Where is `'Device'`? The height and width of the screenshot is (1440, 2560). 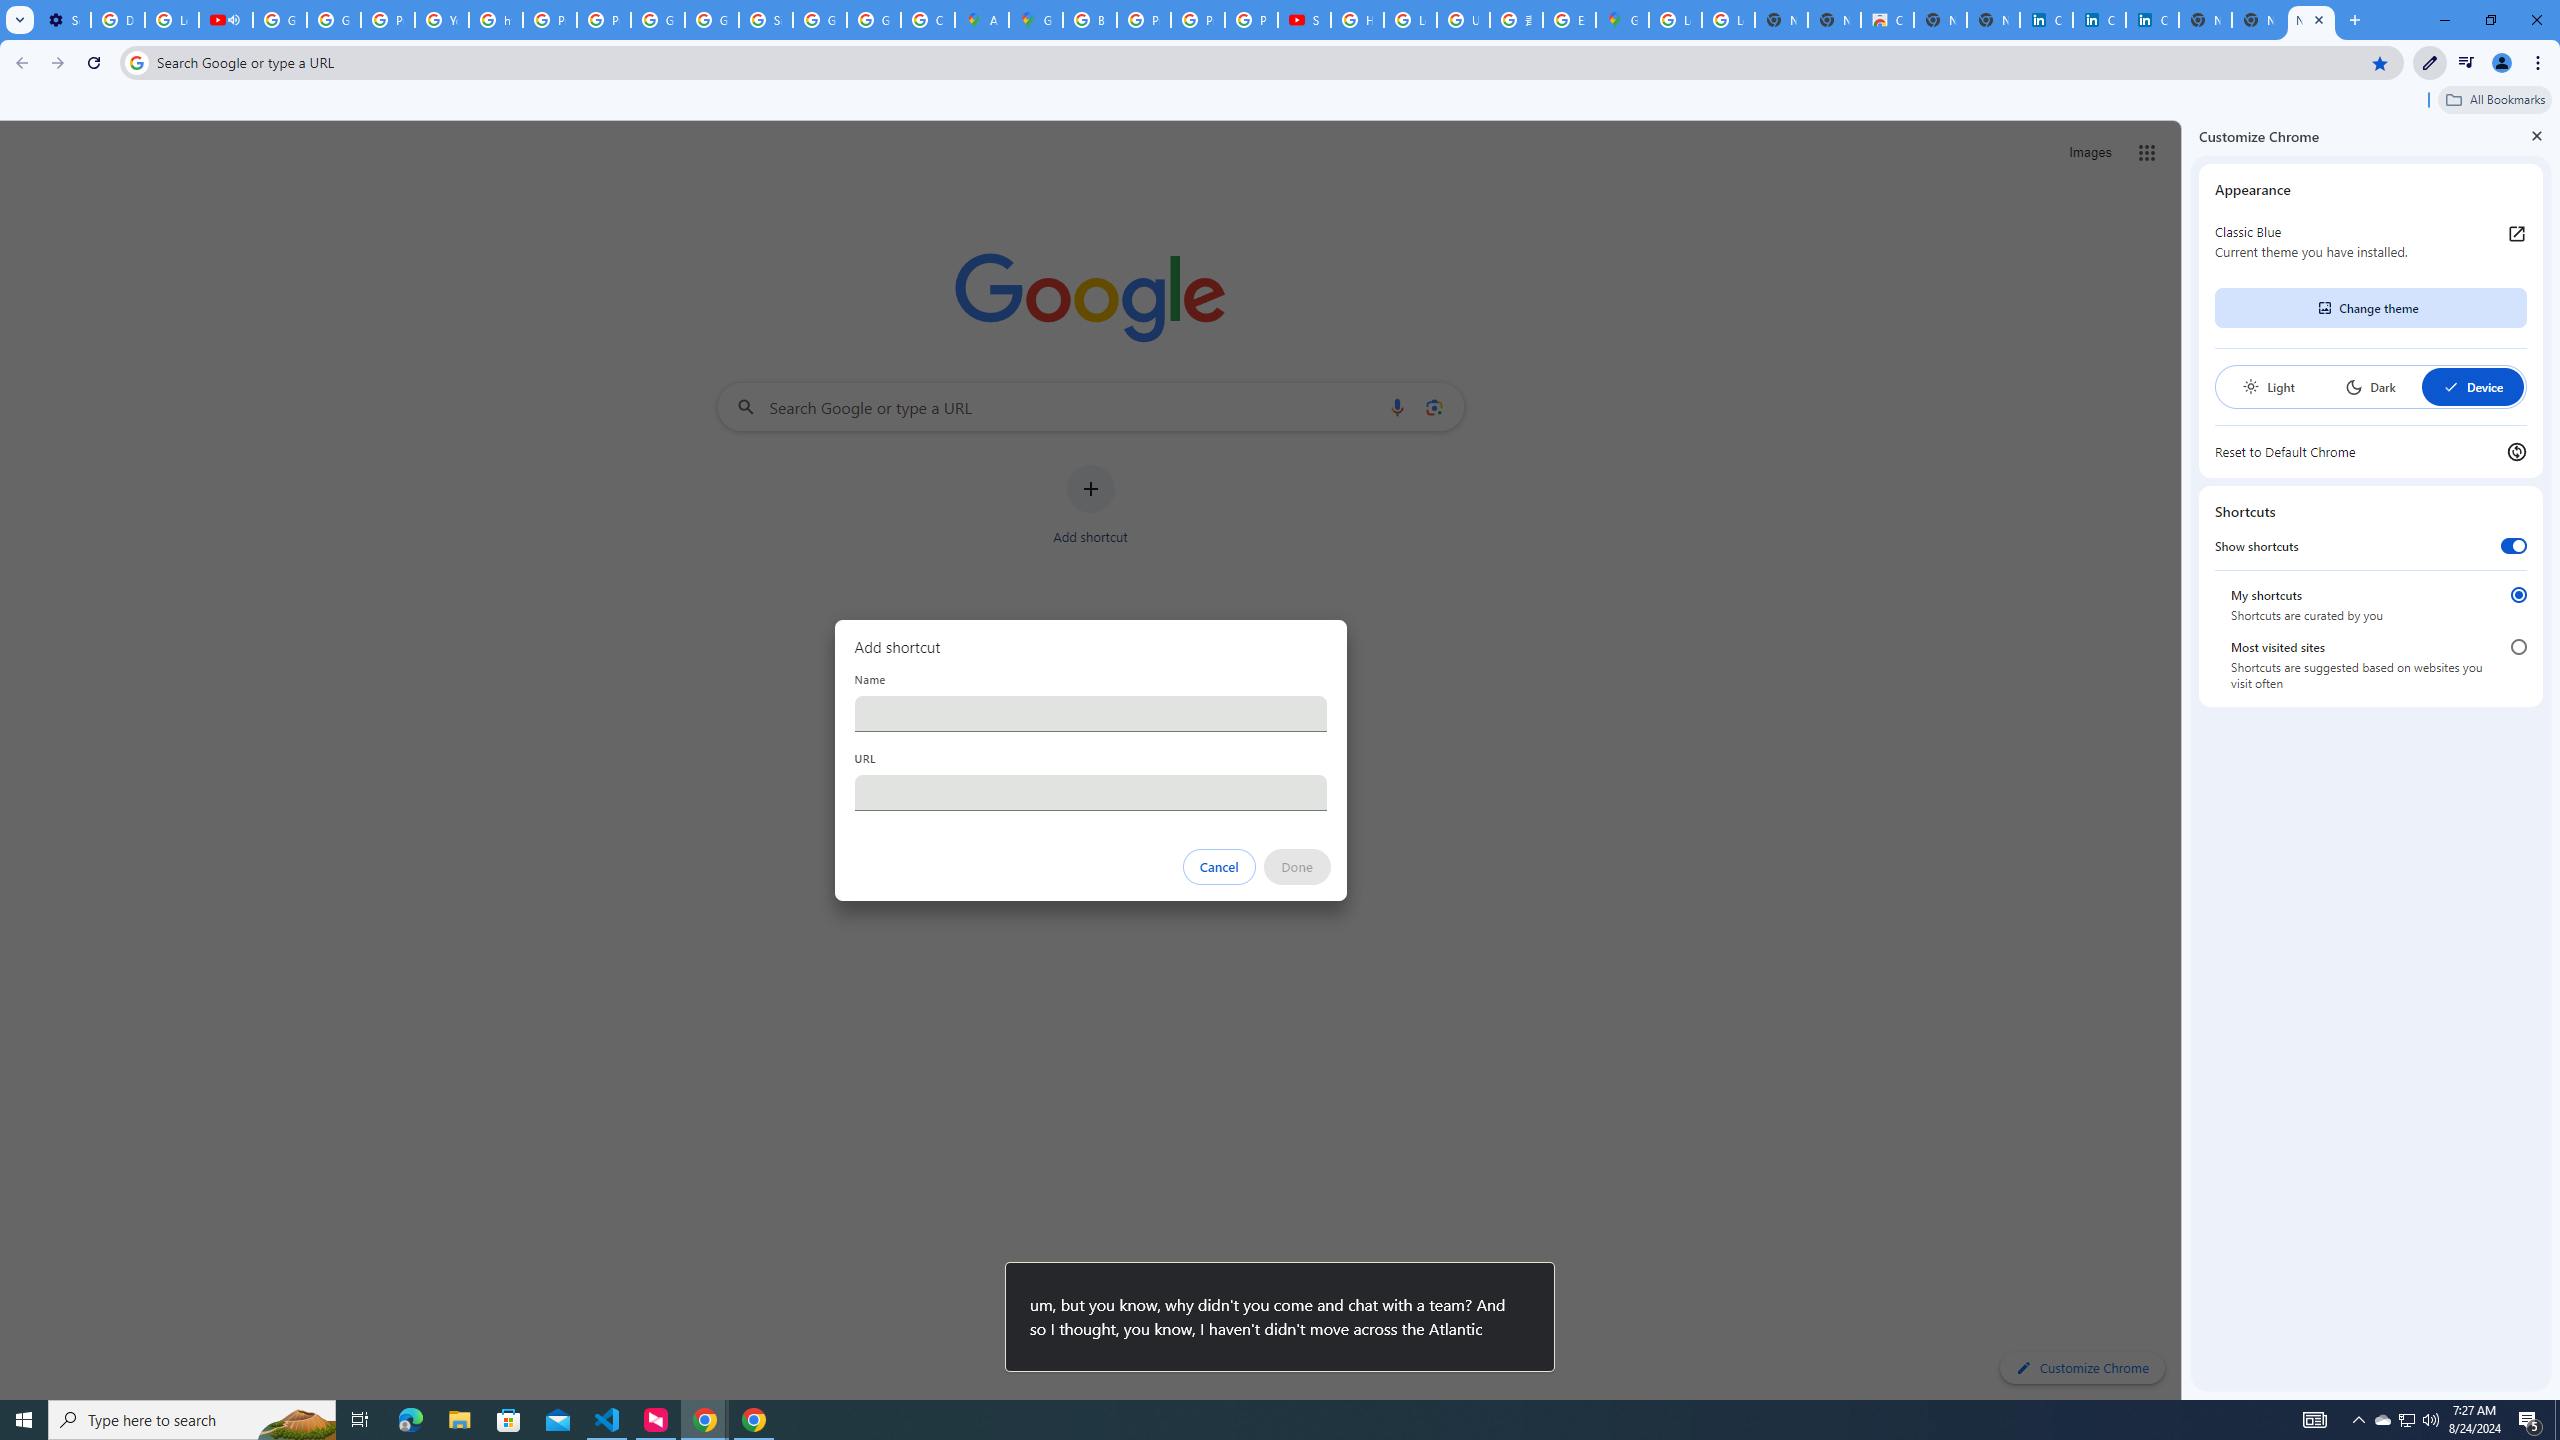
'Device' is located at coordinates (2471, 386).